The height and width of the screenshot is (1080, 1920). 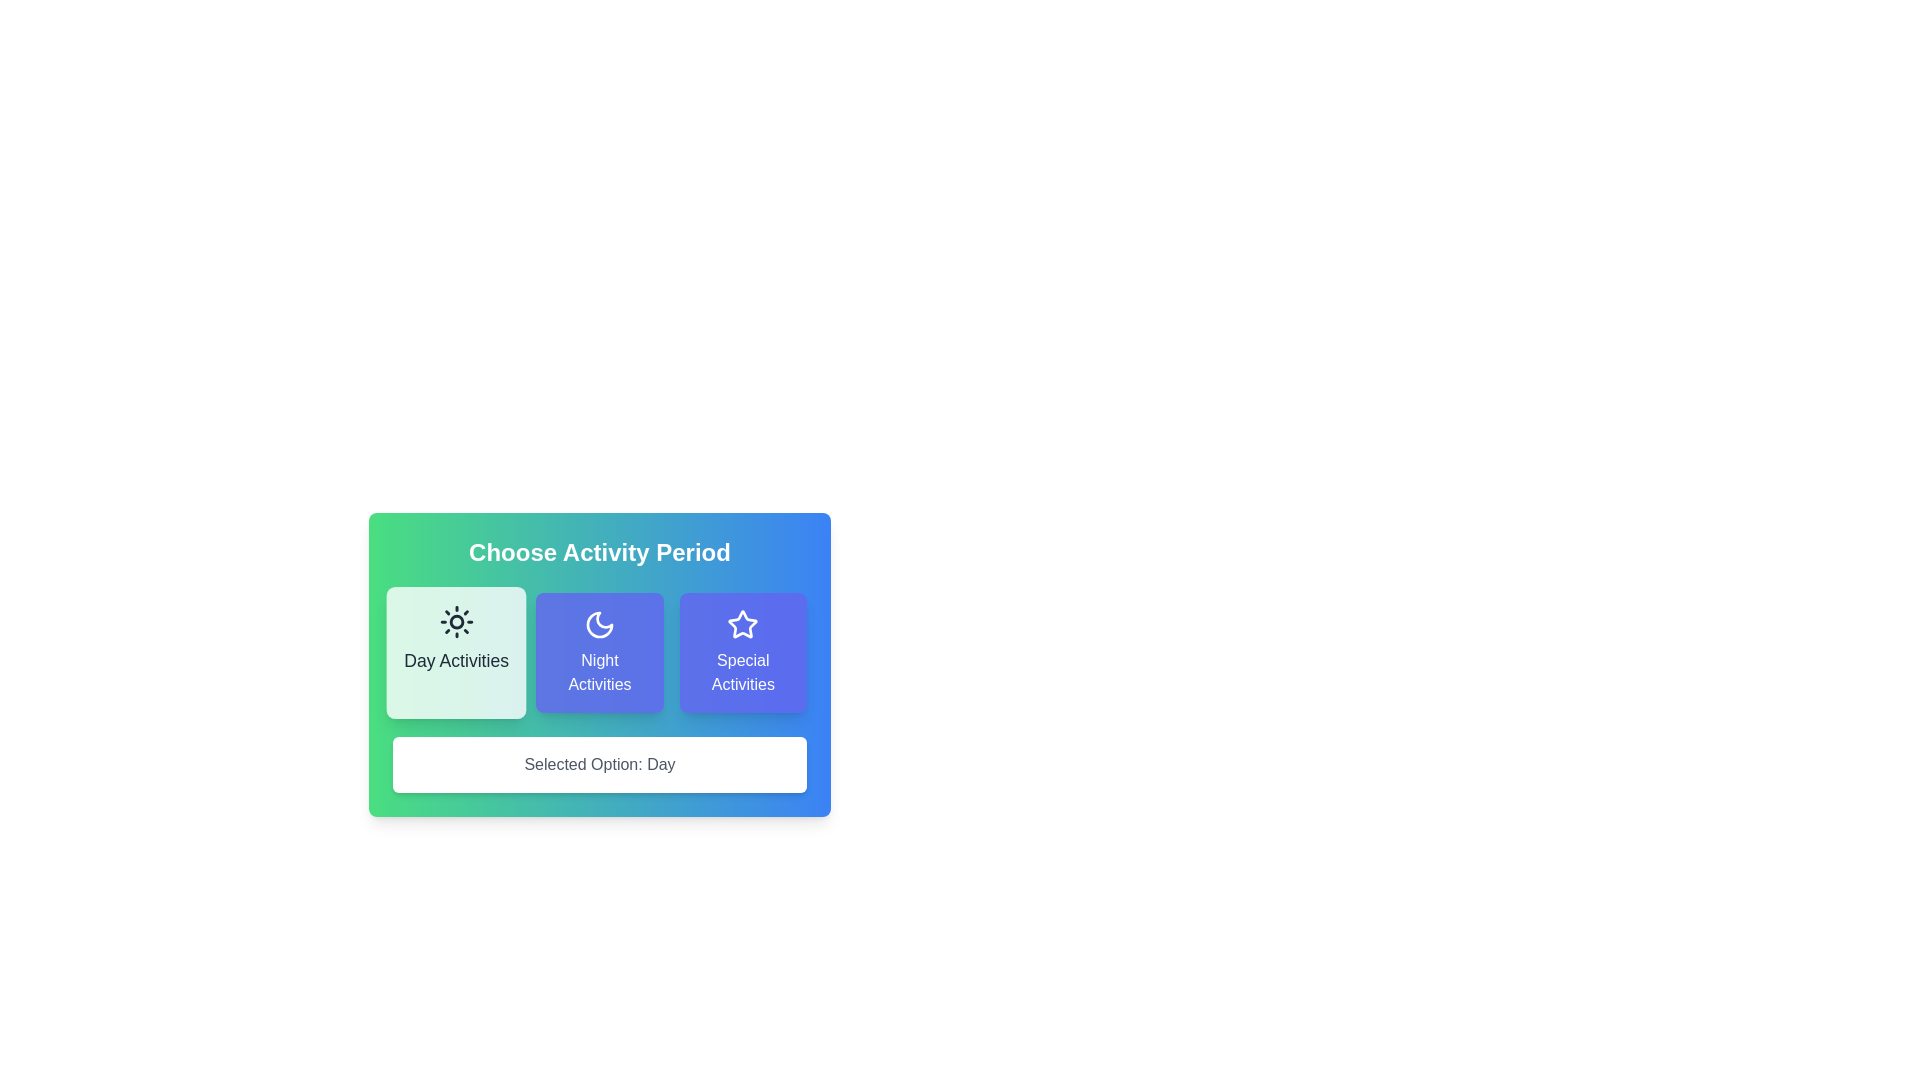 I want to click on the white-colored horizontal selection indicator with rounded corners that displays 'Selected Option: Day', so click(x=599, y=756).